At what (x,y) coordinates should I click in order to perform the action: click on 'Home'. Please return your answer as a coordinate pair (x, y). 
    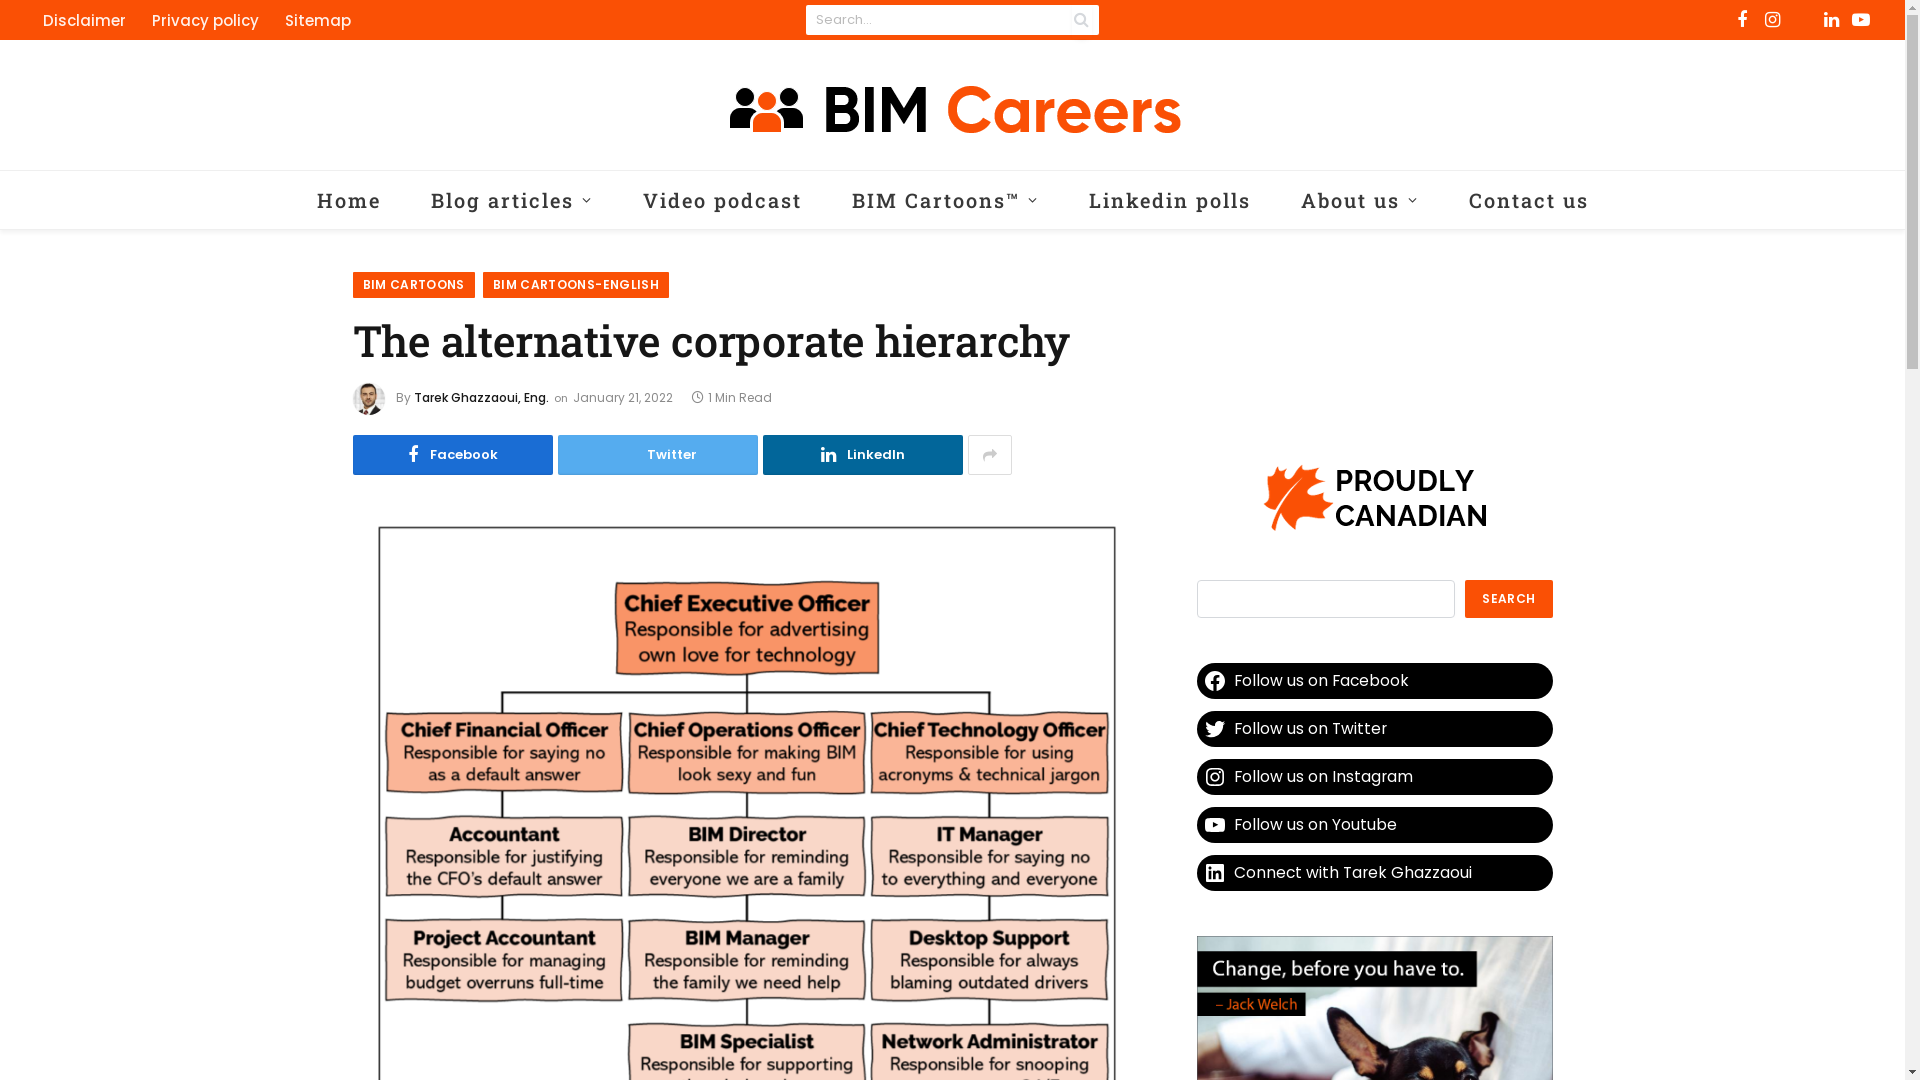
    Looking at the image, I should click on (349, 200).